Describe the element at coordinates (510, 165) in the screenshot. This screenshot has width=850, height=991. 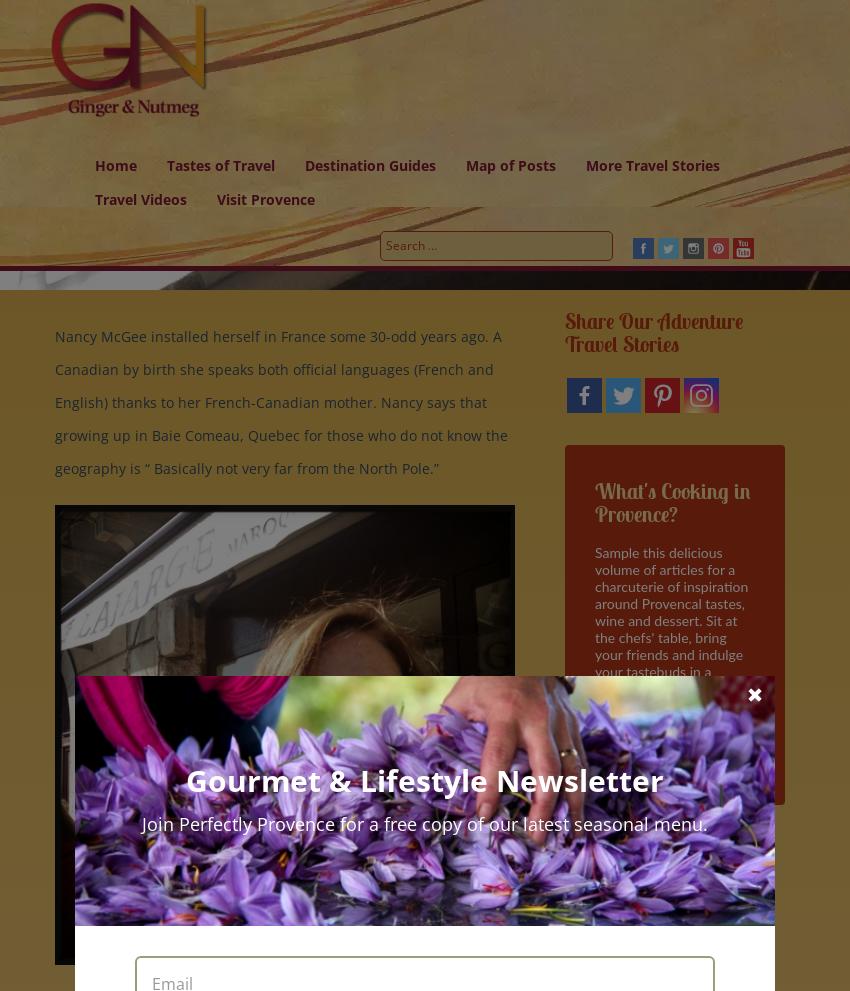
I see `'Map of Posts'` at that location.